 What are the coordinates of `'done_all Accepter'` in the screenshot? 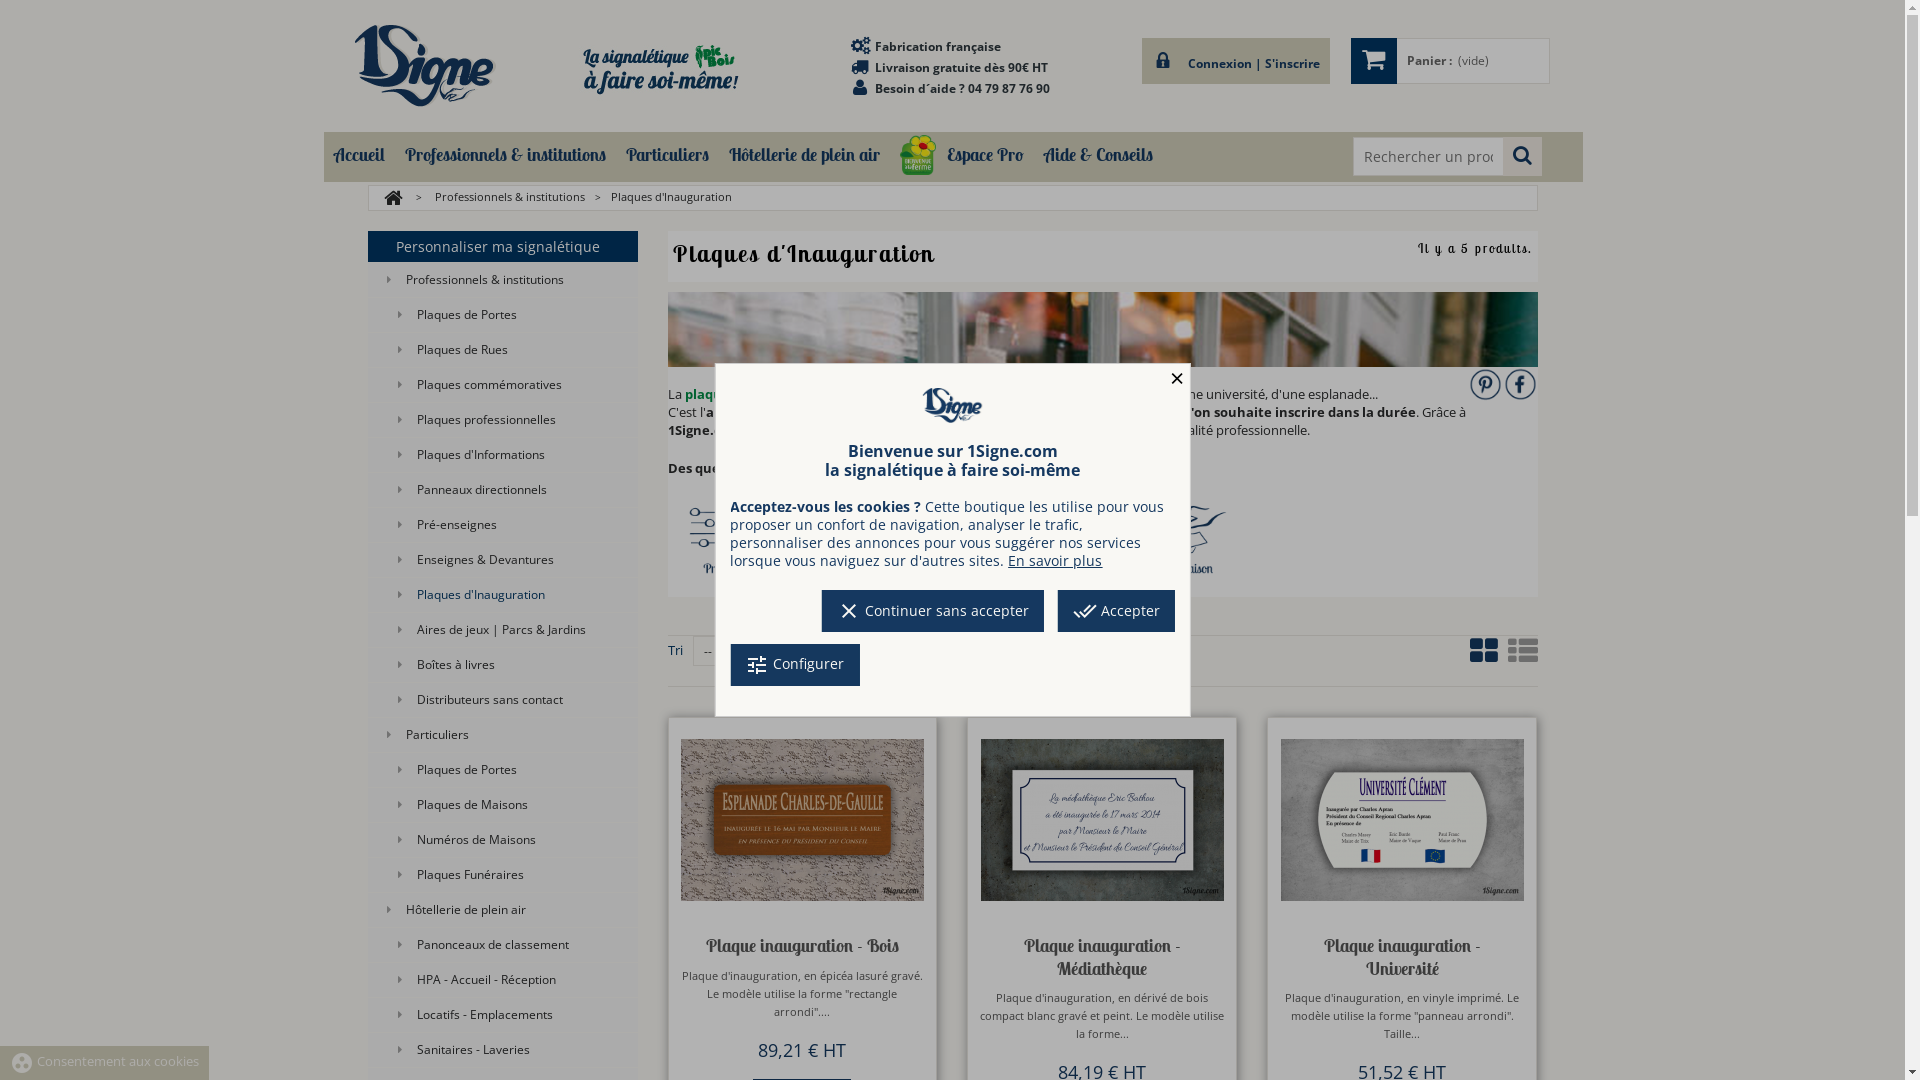 It's located at (1115, 609).